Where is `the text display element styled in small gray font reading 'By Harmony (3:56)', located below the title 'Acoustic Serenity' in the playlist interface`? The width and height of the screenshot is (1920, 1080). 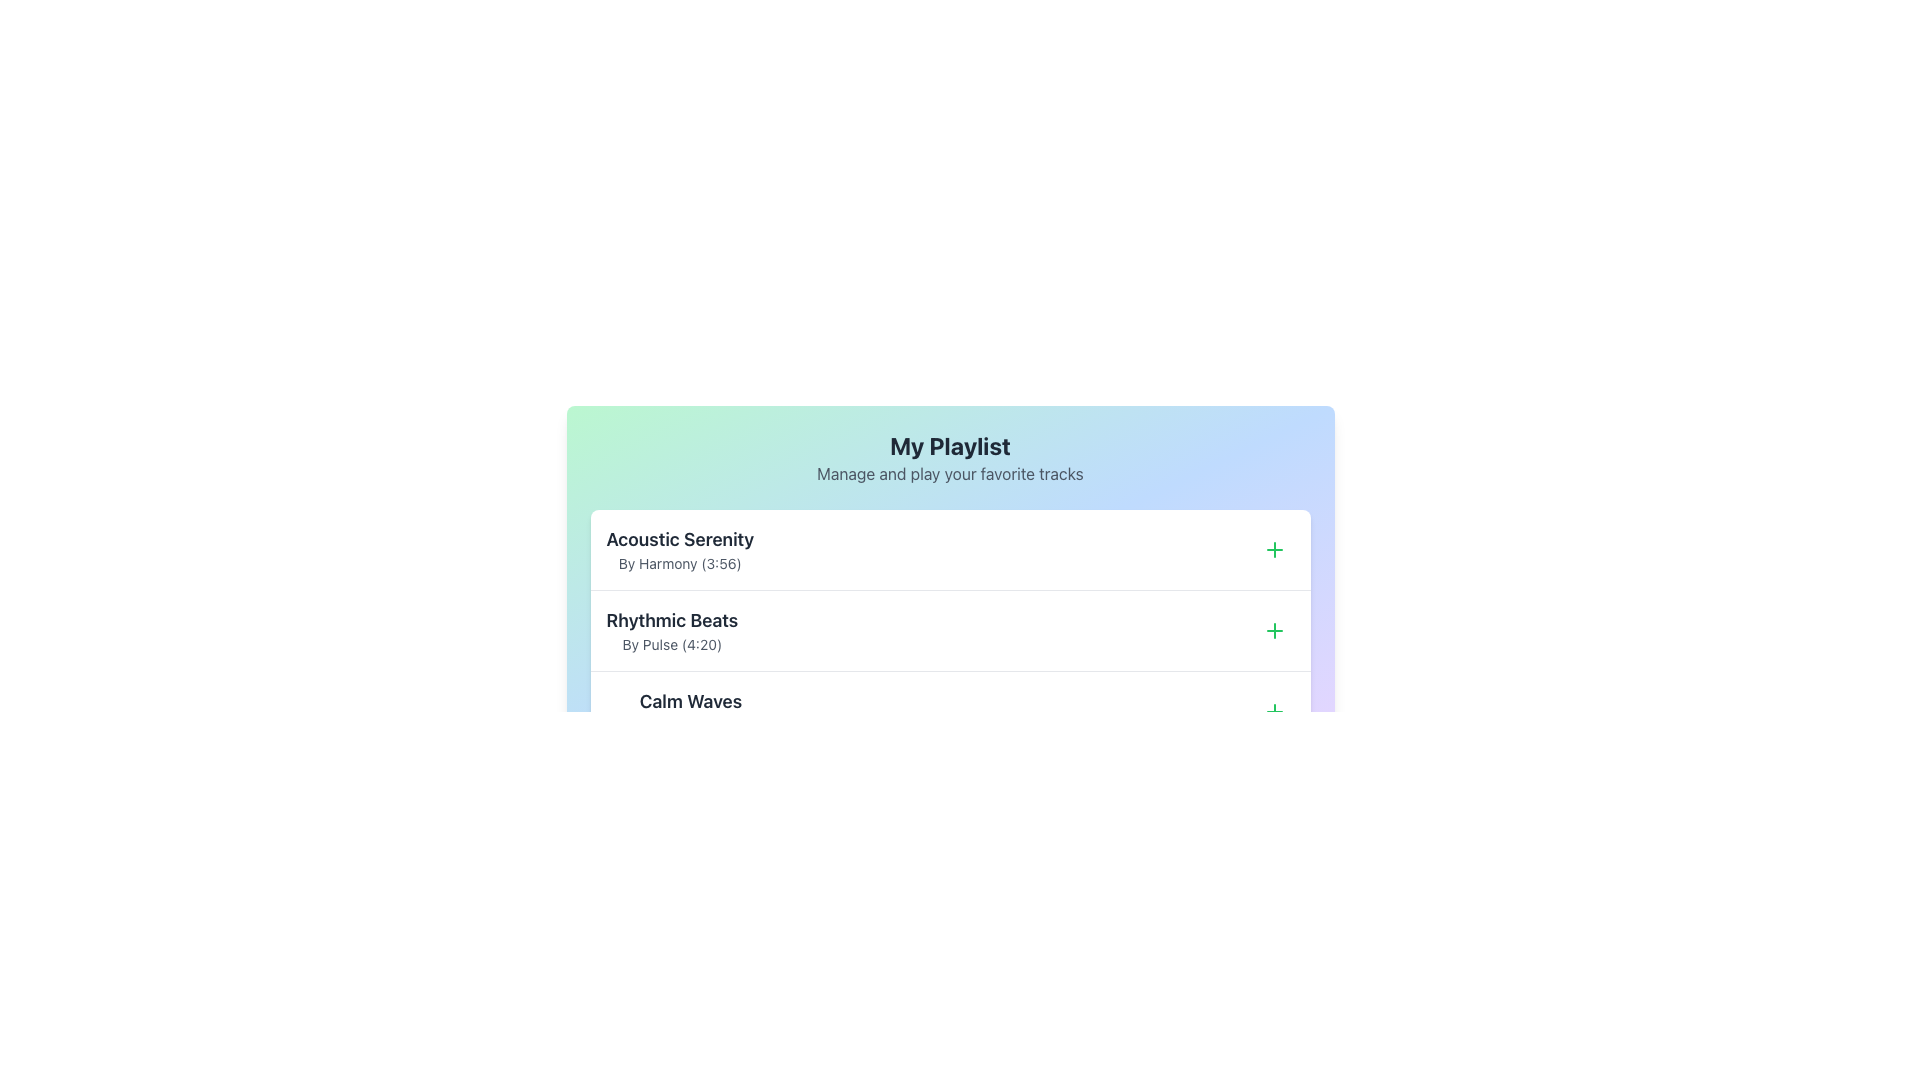 the text display element styled in small gray font reading 'By Harmony (3:56)', located below the title 'Acoustic Serenity' in the playlist interface is located at coordinates (680, 563).